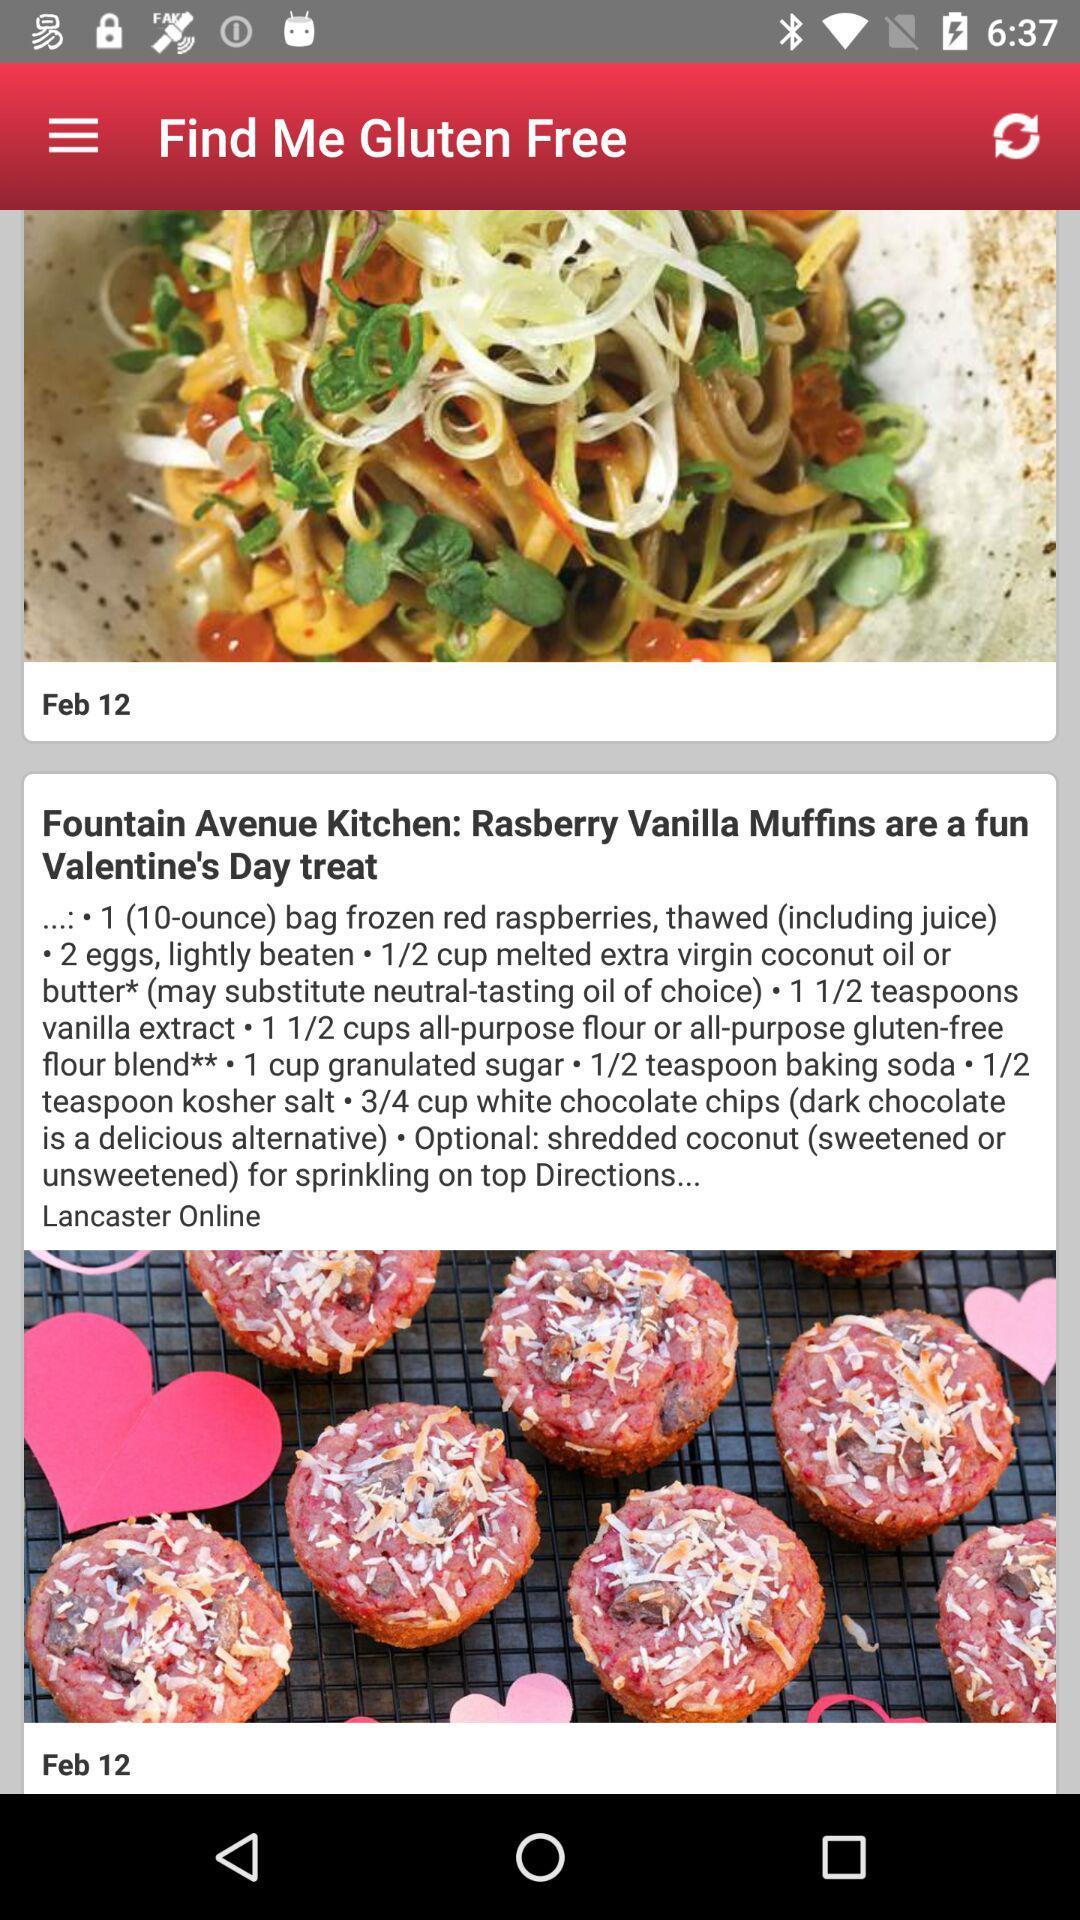 The height and width of the screenshot is (1920, 1080). I want to click on lancaster online icon, so click(540, 1213).